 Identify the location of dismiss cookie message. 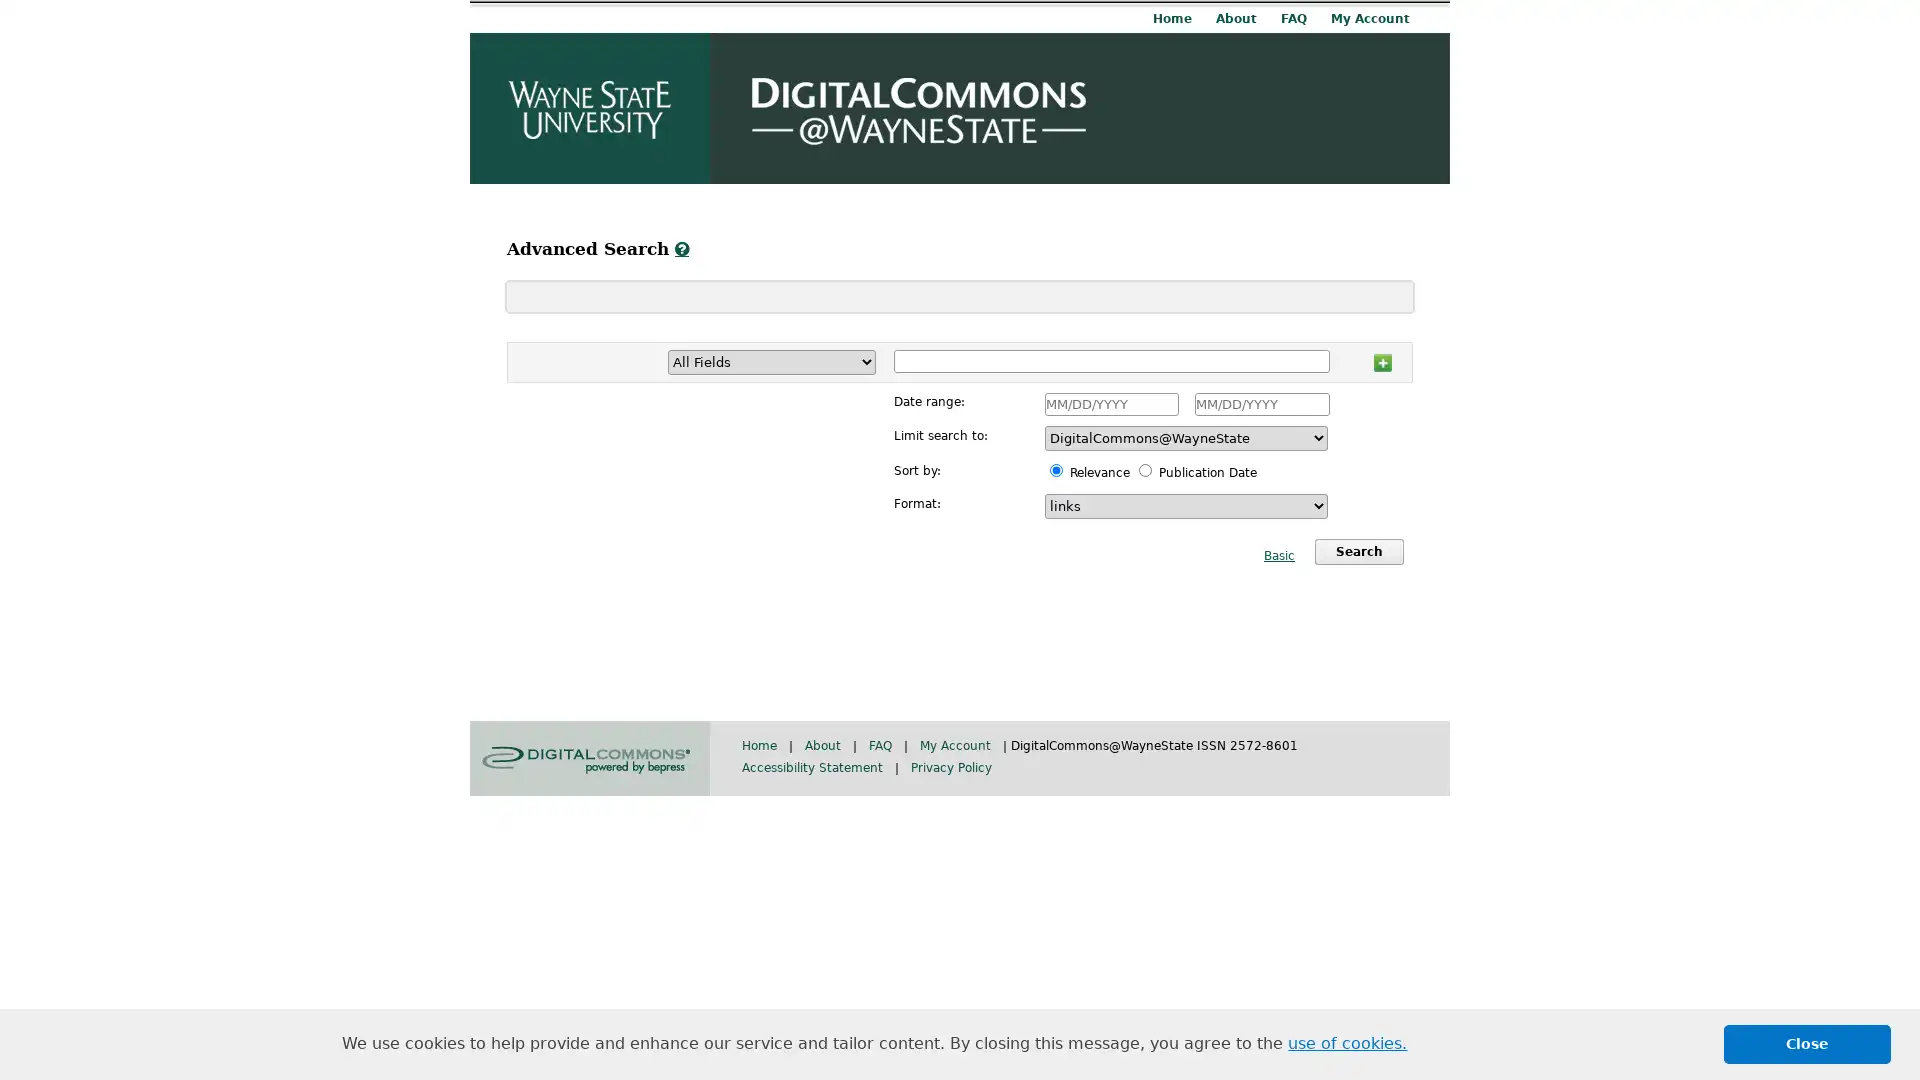
(1807, 1043).